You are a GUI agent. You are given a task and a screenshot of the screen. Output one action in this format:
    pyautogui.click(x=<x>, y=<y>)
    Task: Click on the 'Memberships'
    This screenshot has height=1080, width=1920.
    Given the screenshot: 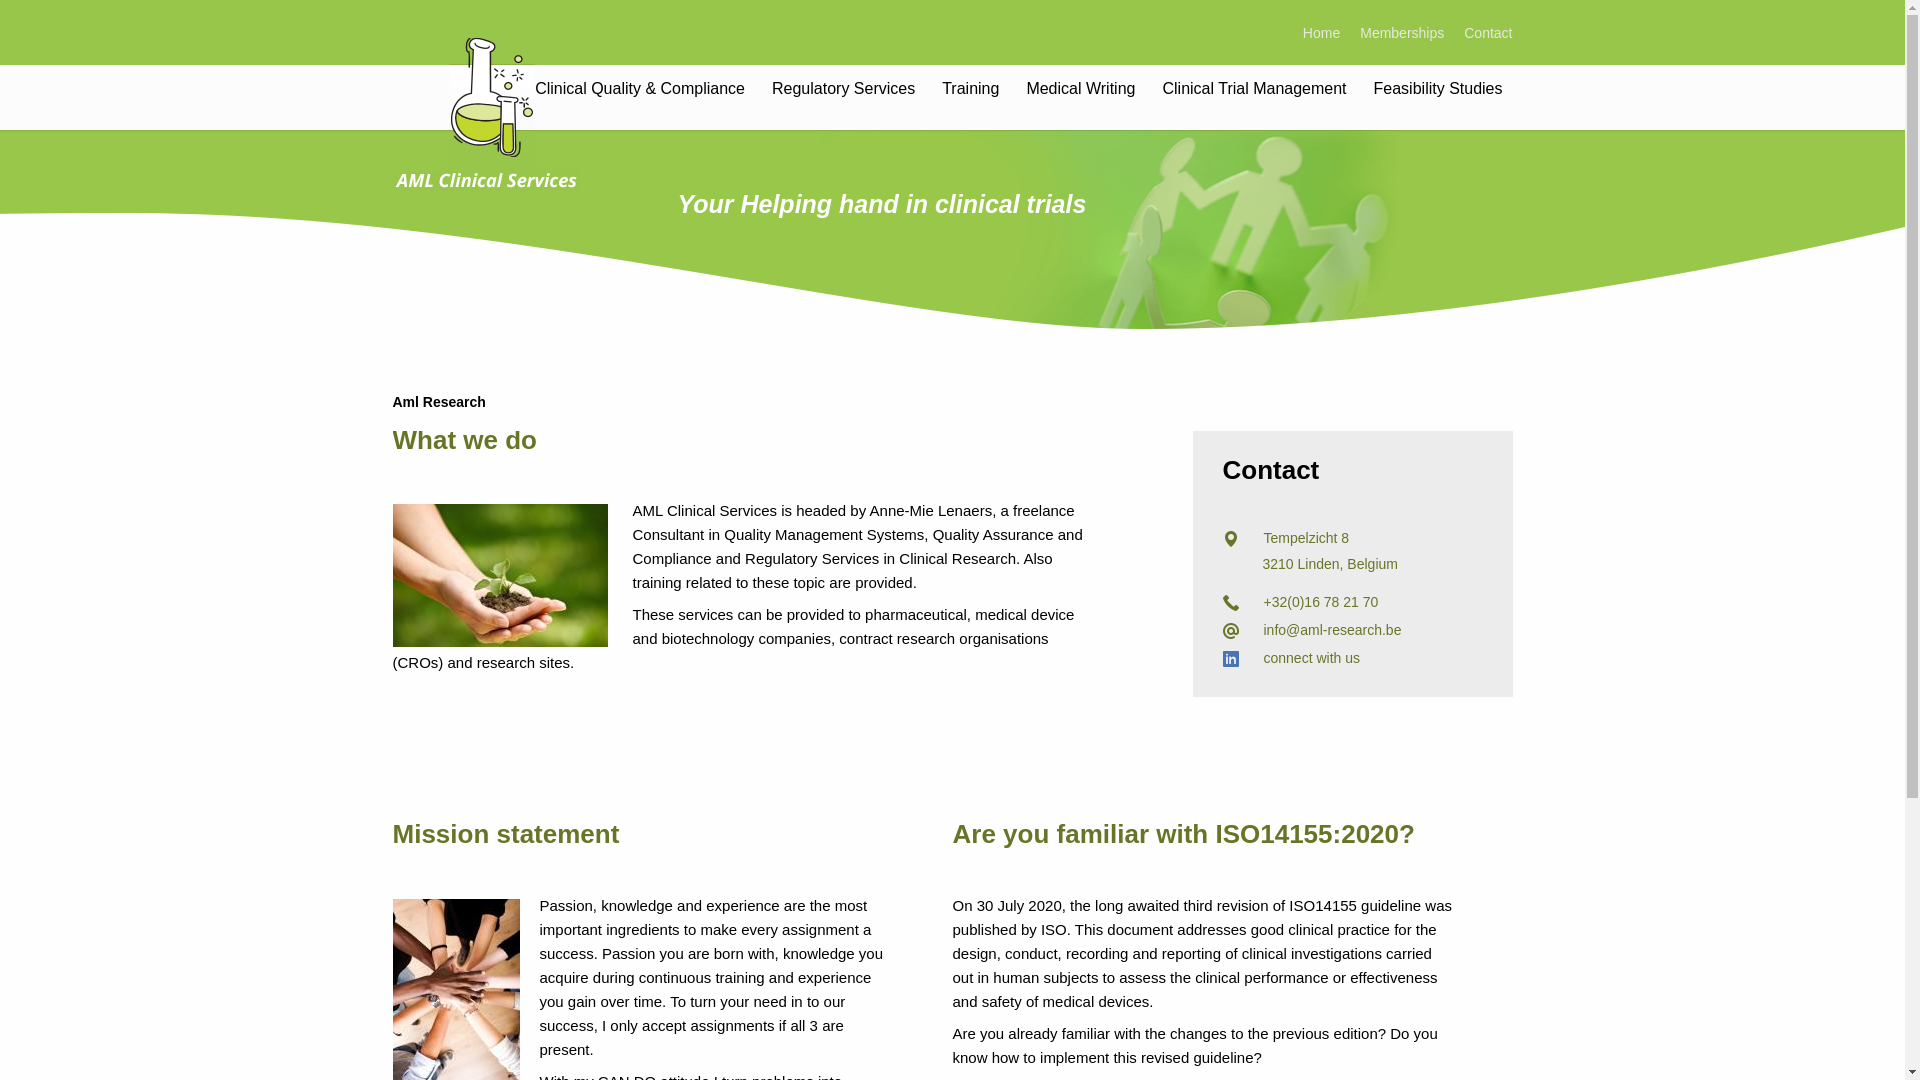 What is the action you would take?
    pyautogui.click(x=1339, y=33)
    